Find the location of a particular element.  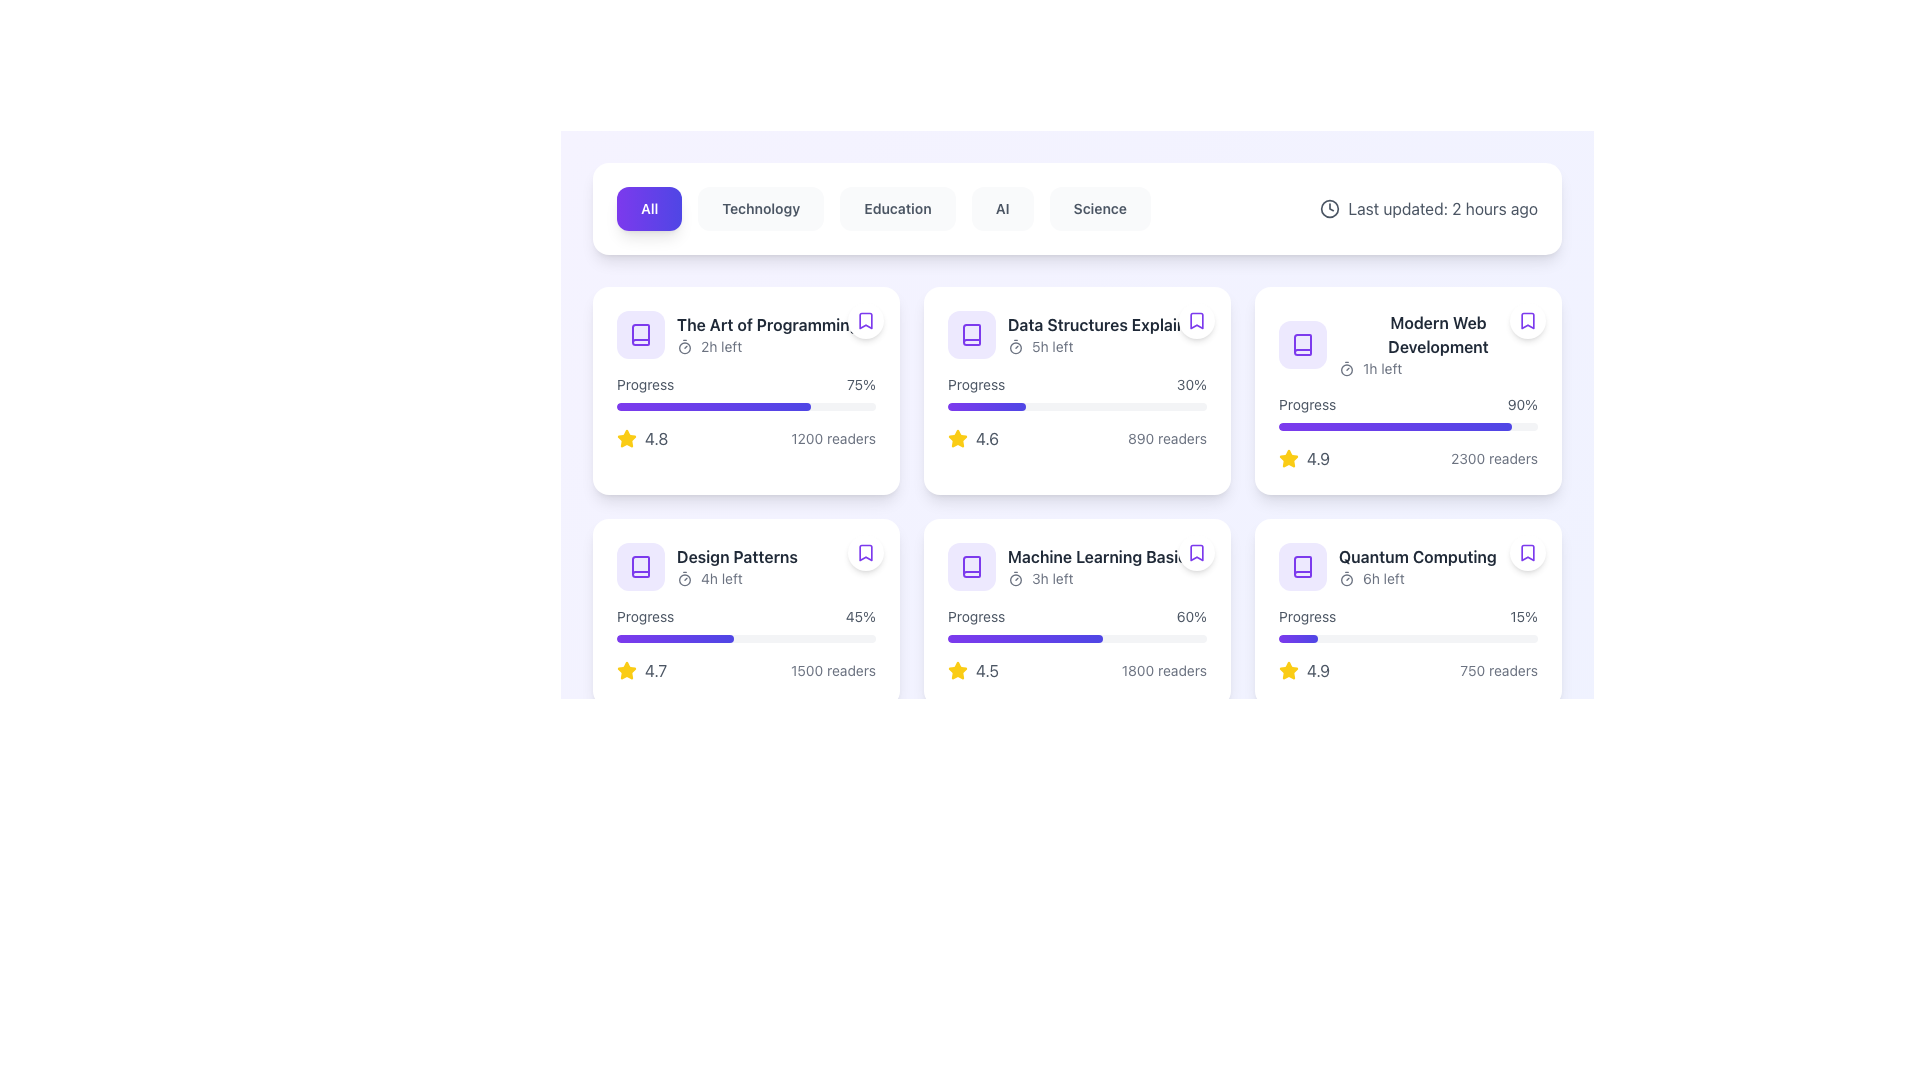

the star icon representing the rating of 'Modern Web Development' for additional options is located at coordinates (1289, 459).